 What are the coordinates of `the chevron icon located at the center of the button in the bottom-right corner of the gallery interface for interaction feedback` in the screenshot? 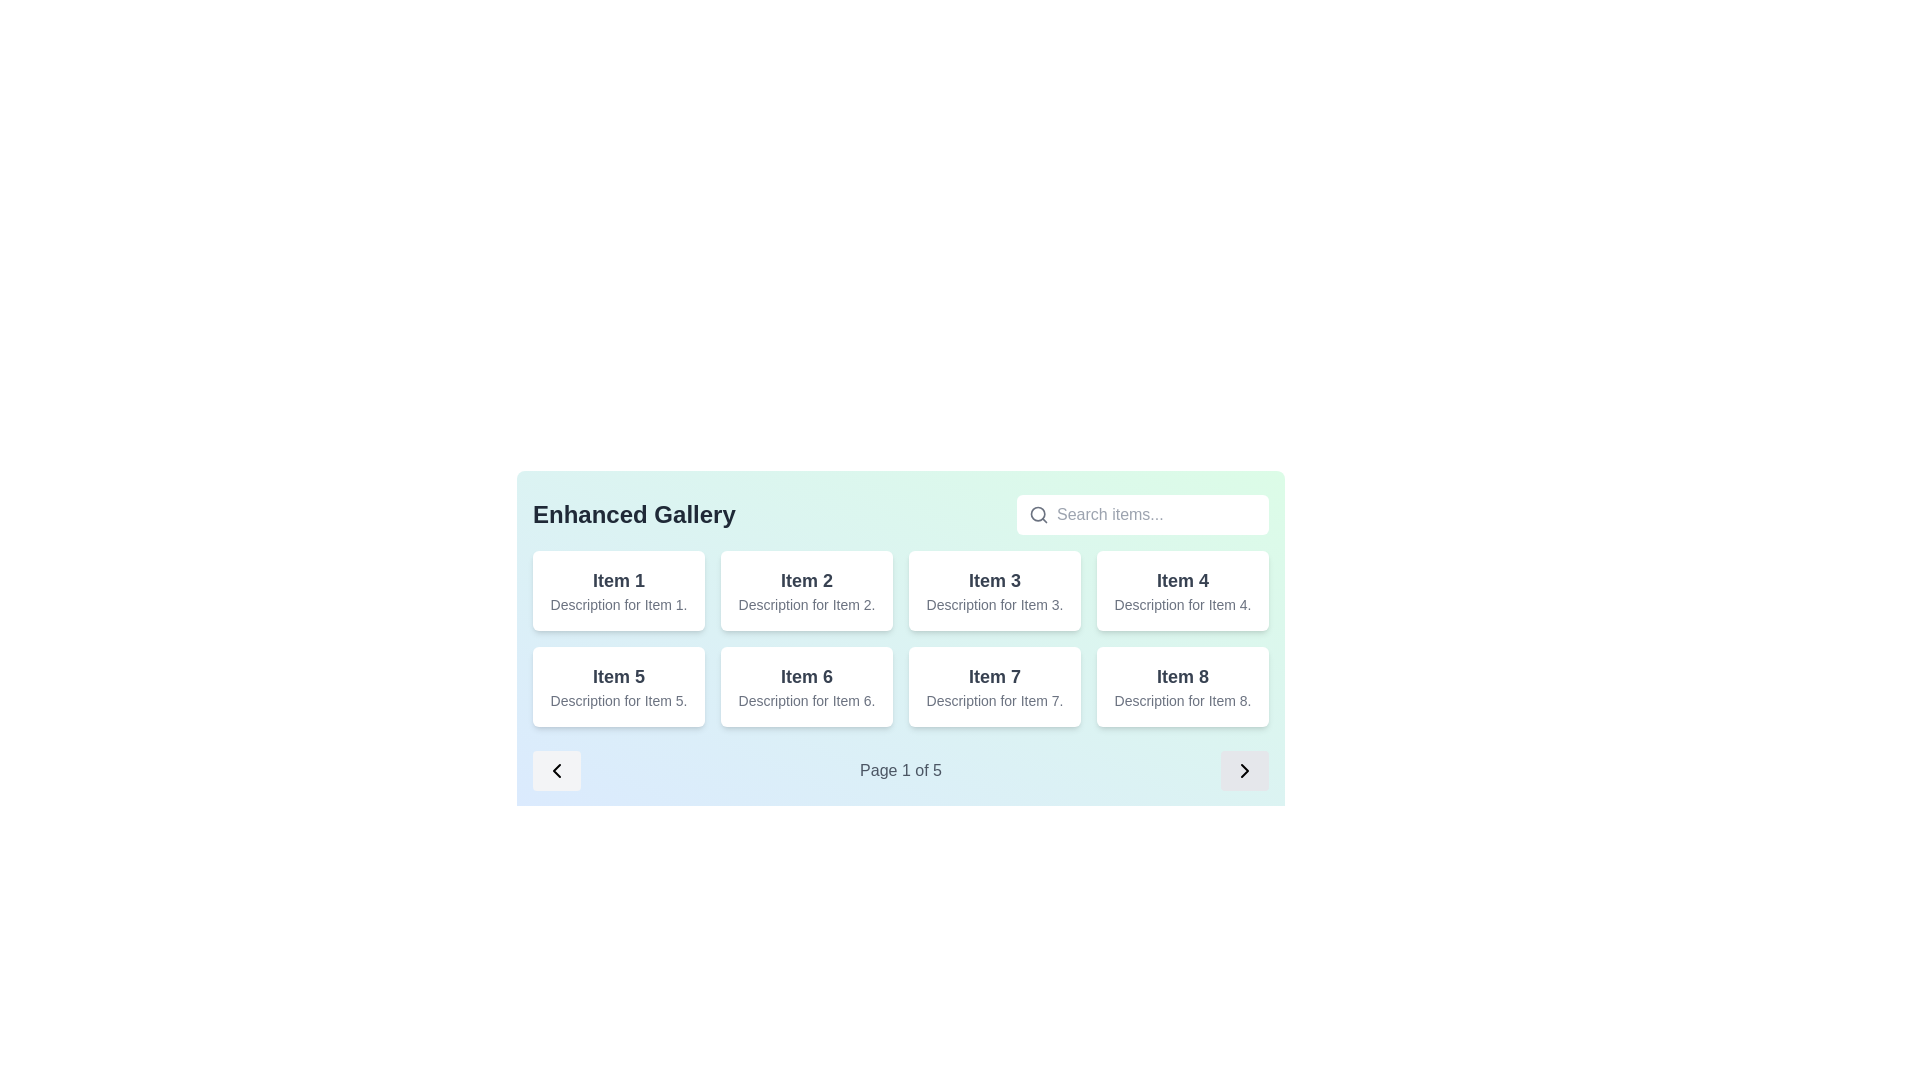 It's located at (1243, 770).